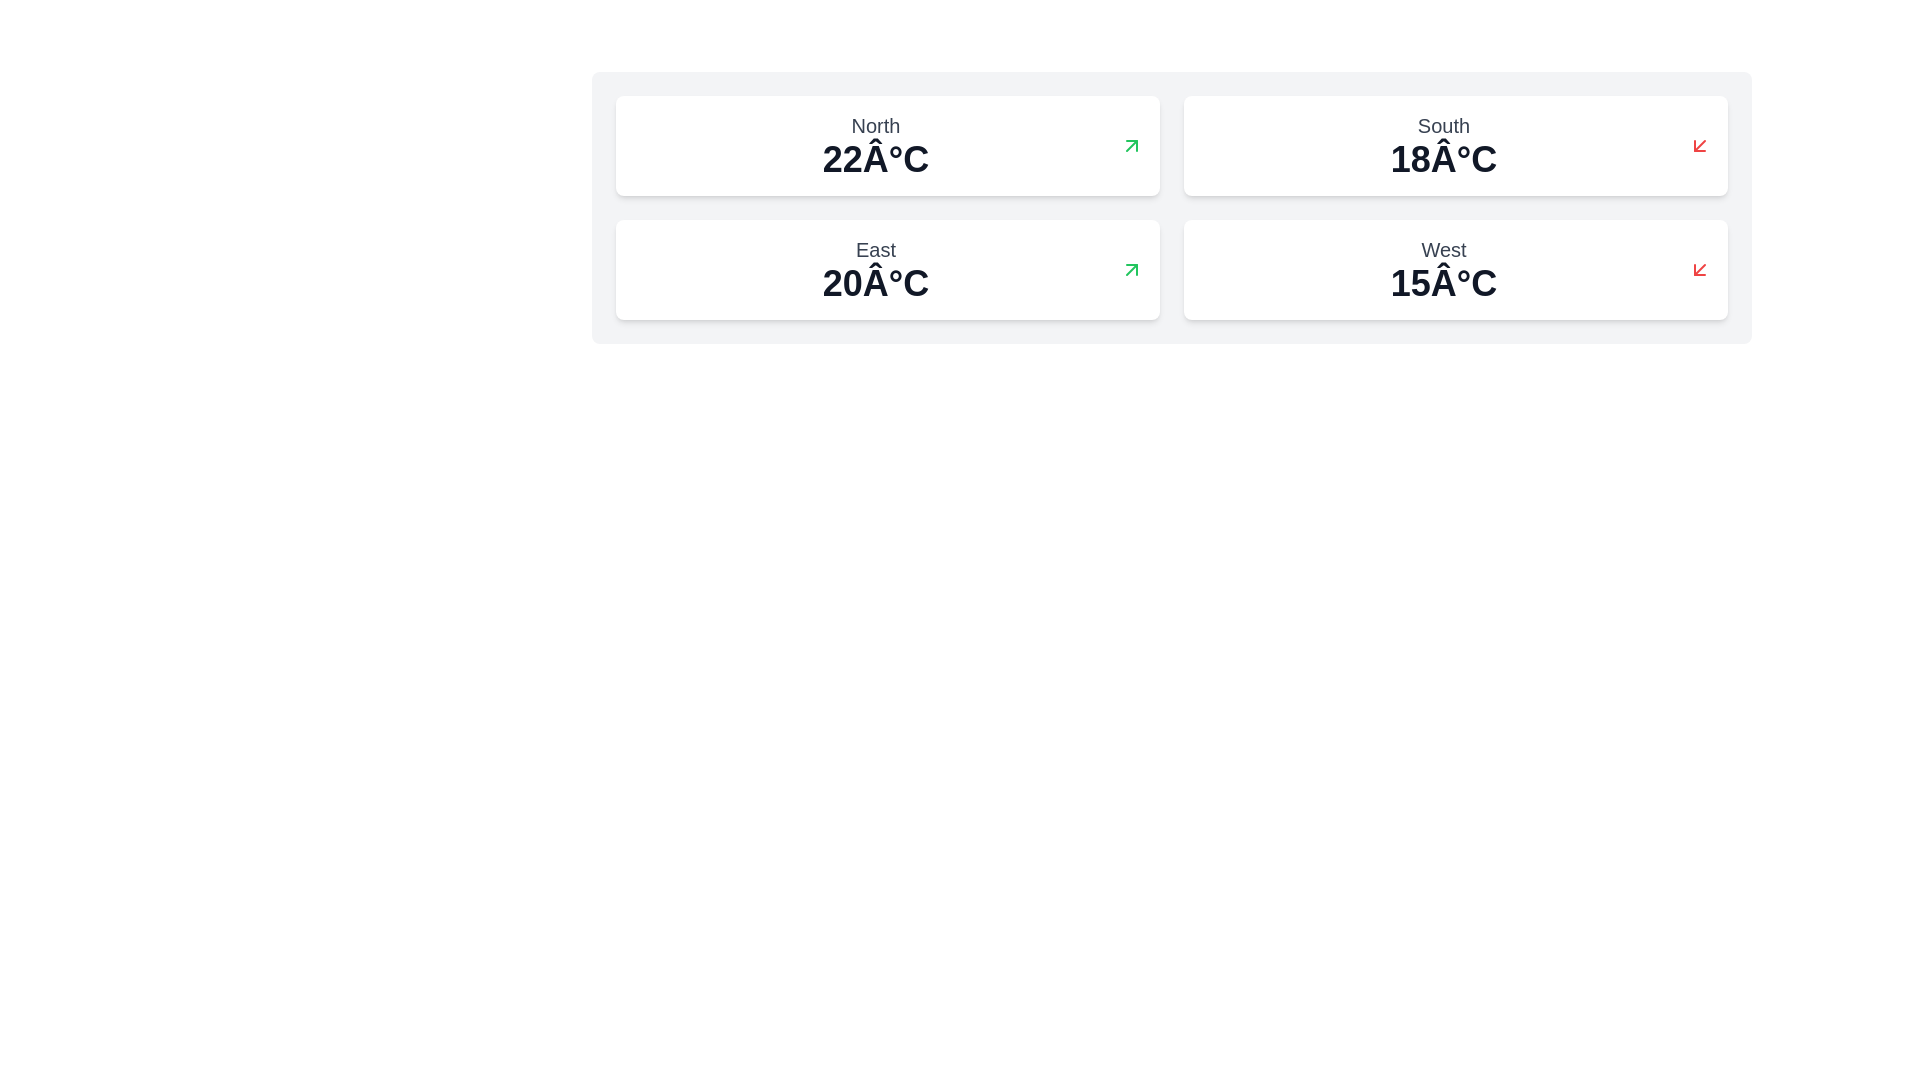 This screenshot has height=1080, width=1920. What do you see at coordinates (1444, 249) in the screenshot?
I see `the text label 'West' which is styled with a medium-sized font and gray color, positioned above the temperature display of '15Â°C' in the lower right quadrant of the grid layout` at bounding box center [1444, 249].